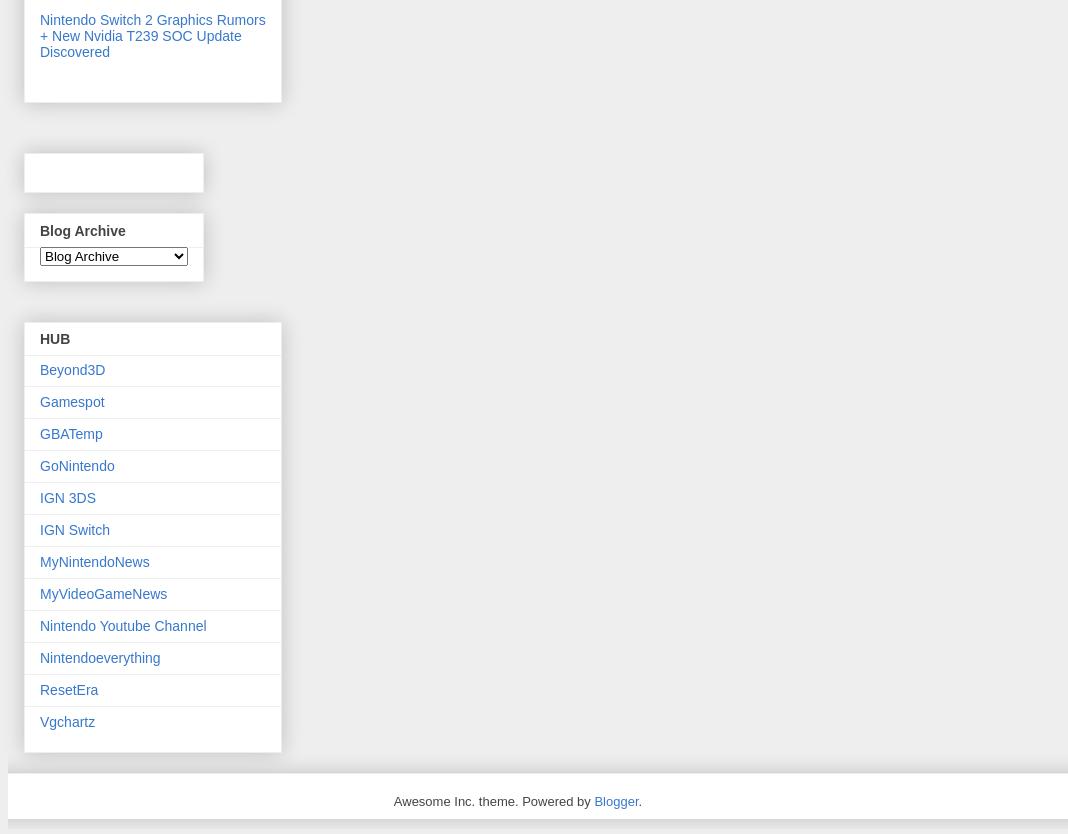 This screenshot has height=834, width=1068. Describe the element at coordinates (102, 592) in the screenshot. I see `'MyVideoGameNews'` at that location.